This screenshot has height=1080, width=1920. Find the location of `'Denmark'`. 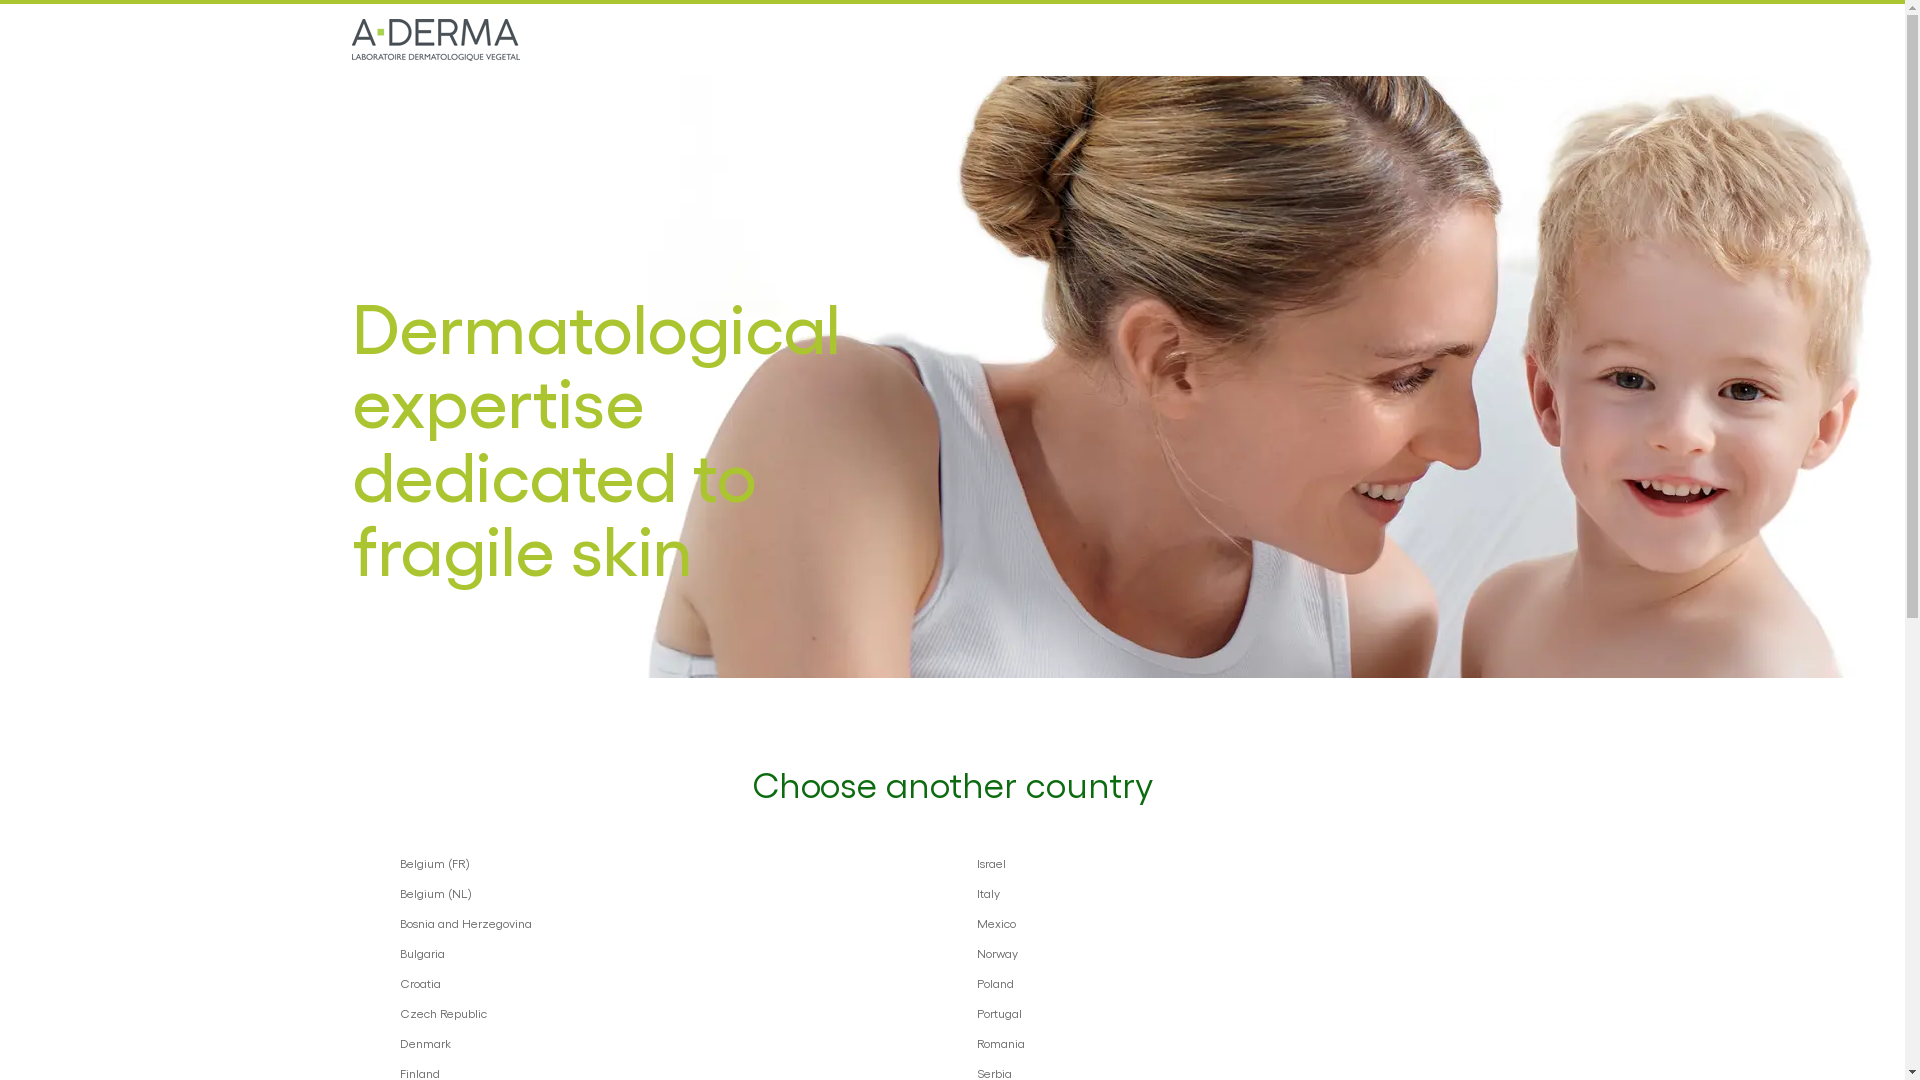

'Denmark' is located at coordinates (399, 1041).